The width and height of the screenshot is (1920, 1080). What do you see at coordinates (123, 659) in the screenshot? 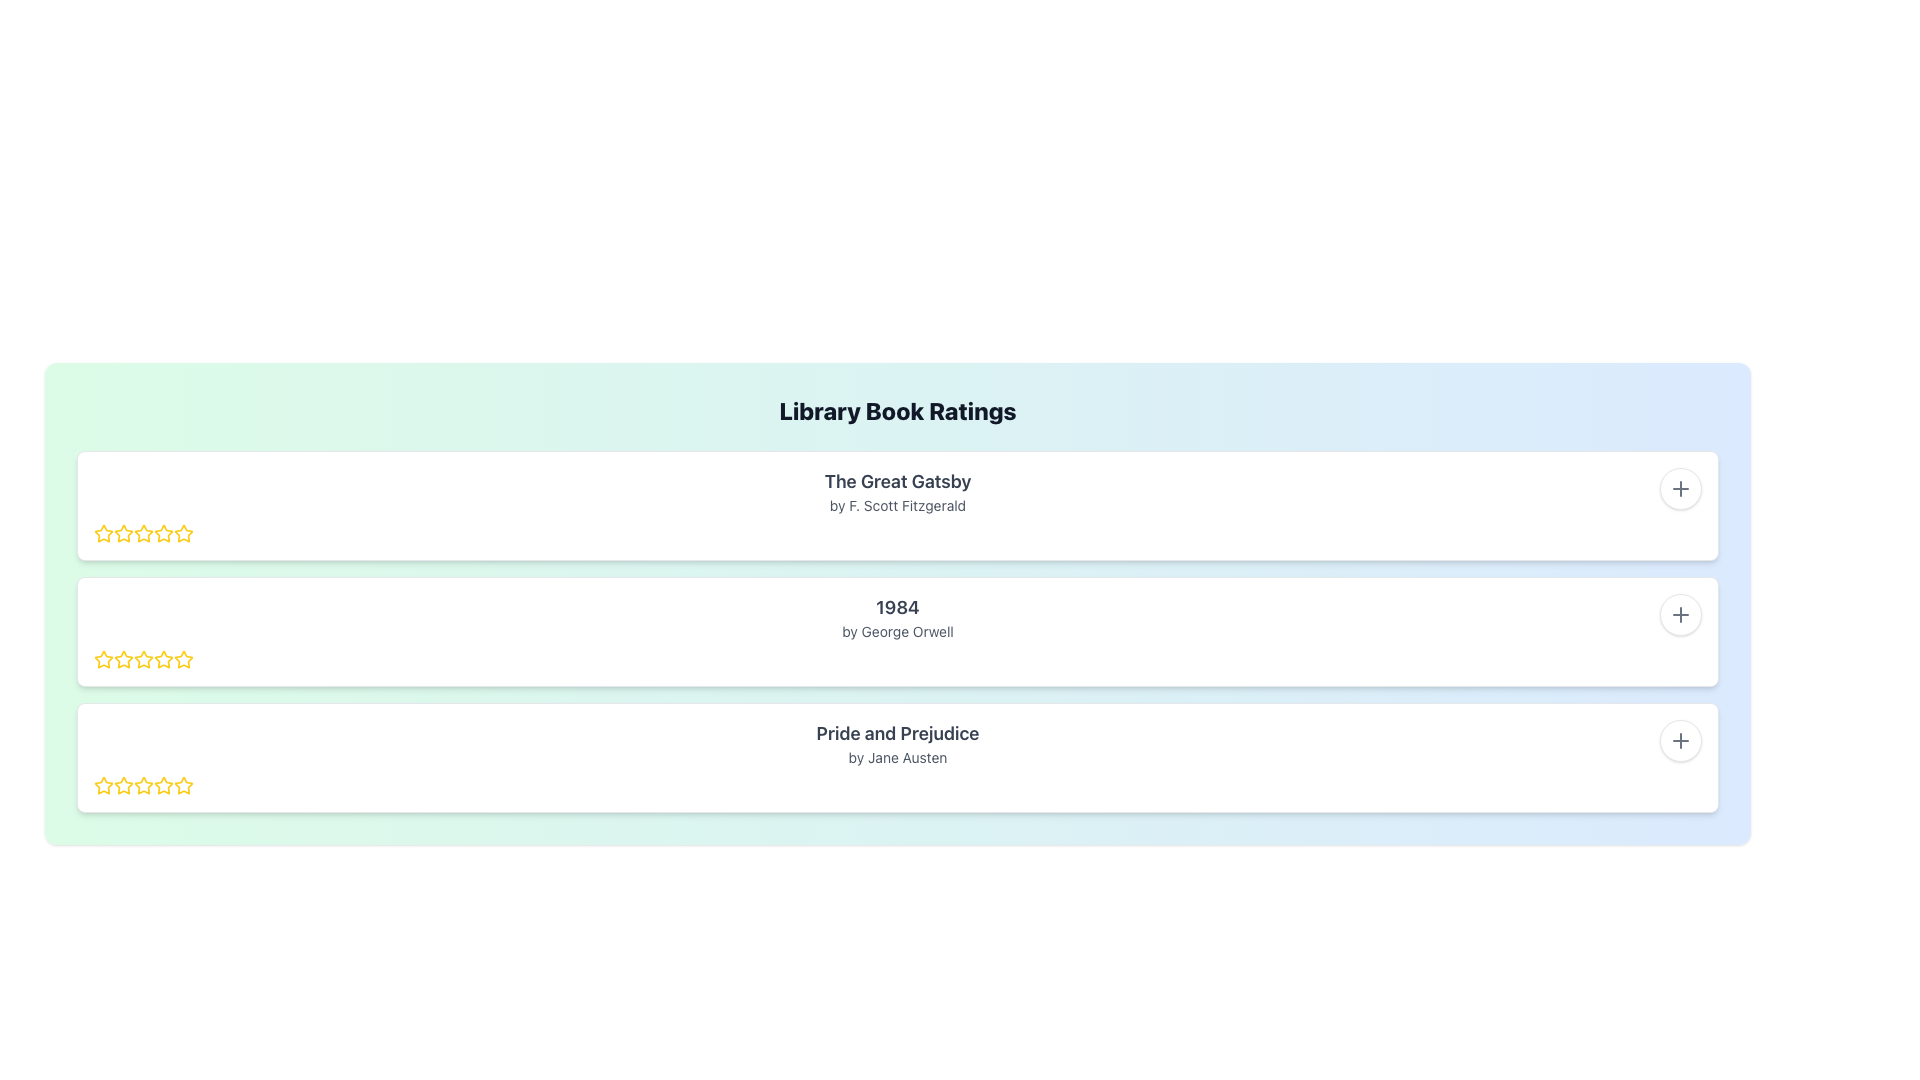
I see `the second star rating icon from the left in the second row, which is outlined in yellow and part of the star rating interface under the book title '1984' by George Orwell` at bounding box center [123, 659].